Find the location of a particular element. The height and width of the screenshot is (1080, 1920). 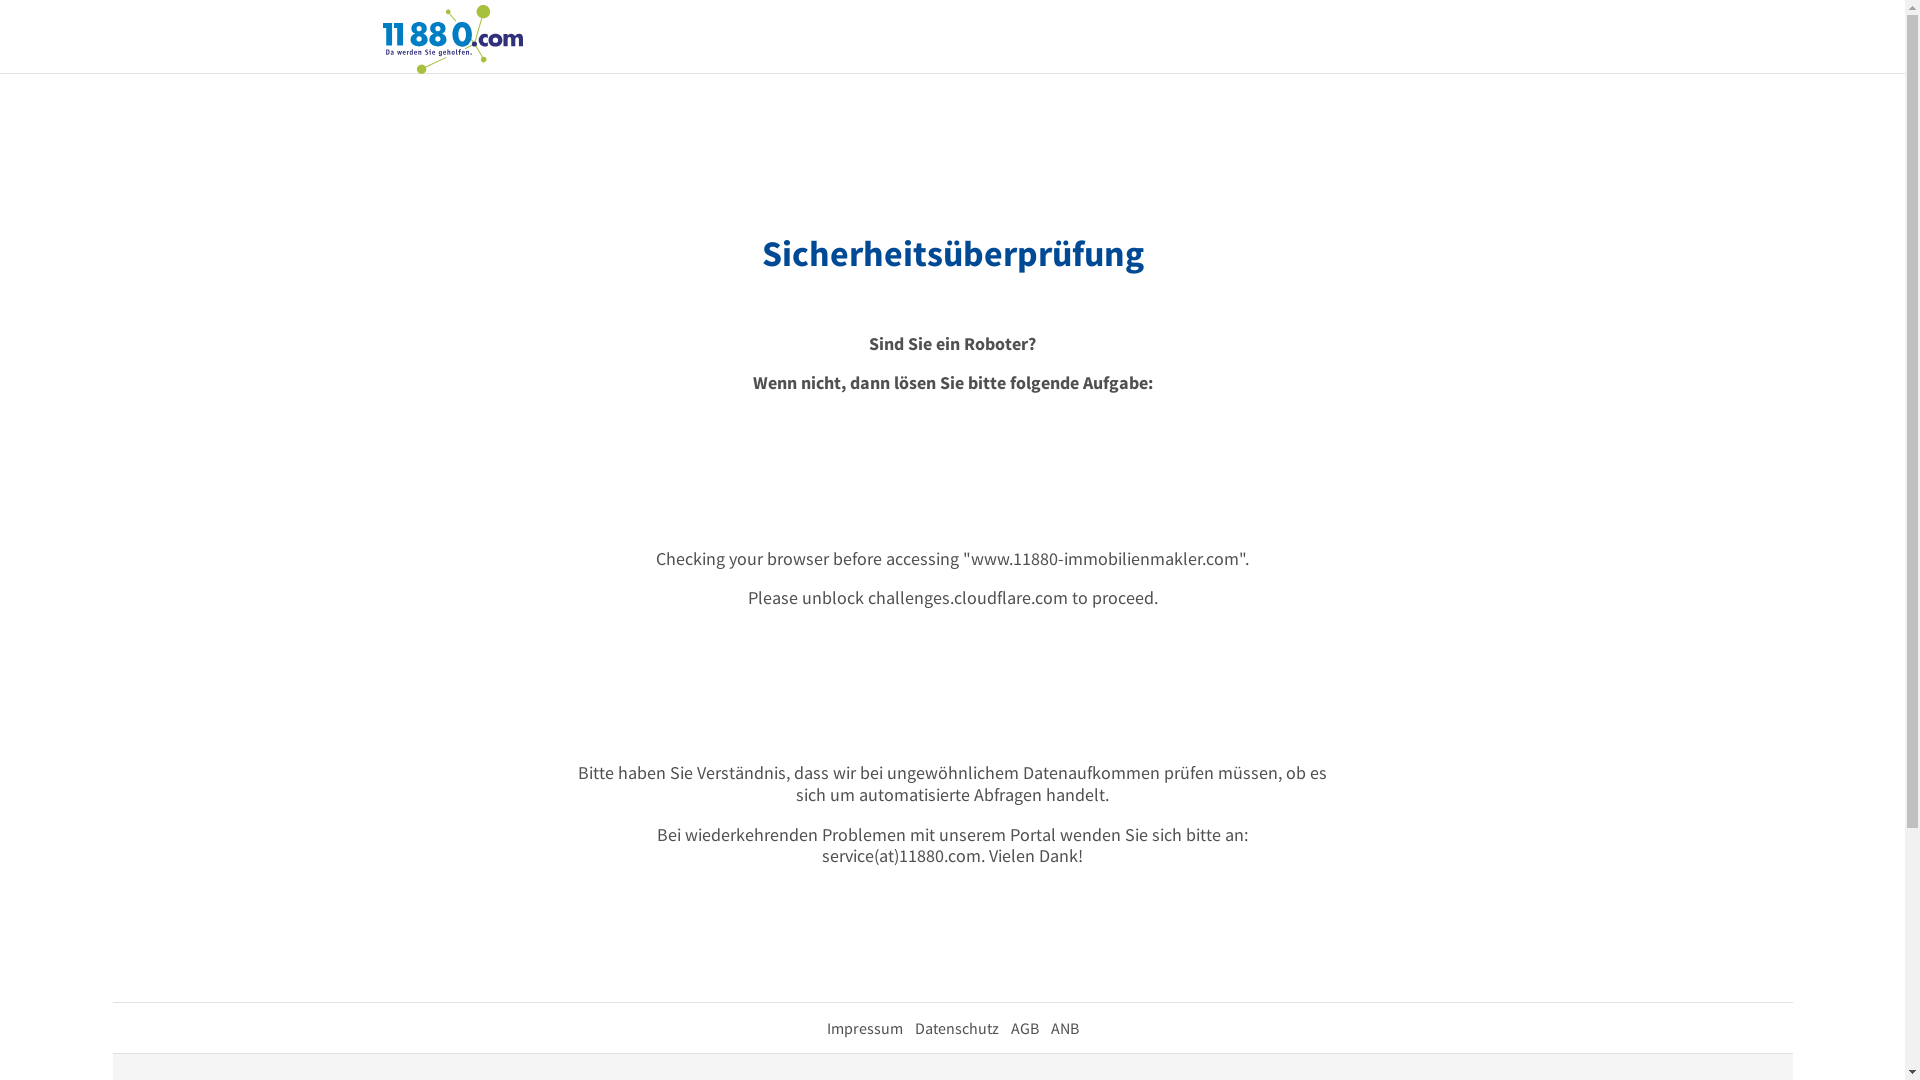

'Impressum' is located at coordinates (825, 1028).